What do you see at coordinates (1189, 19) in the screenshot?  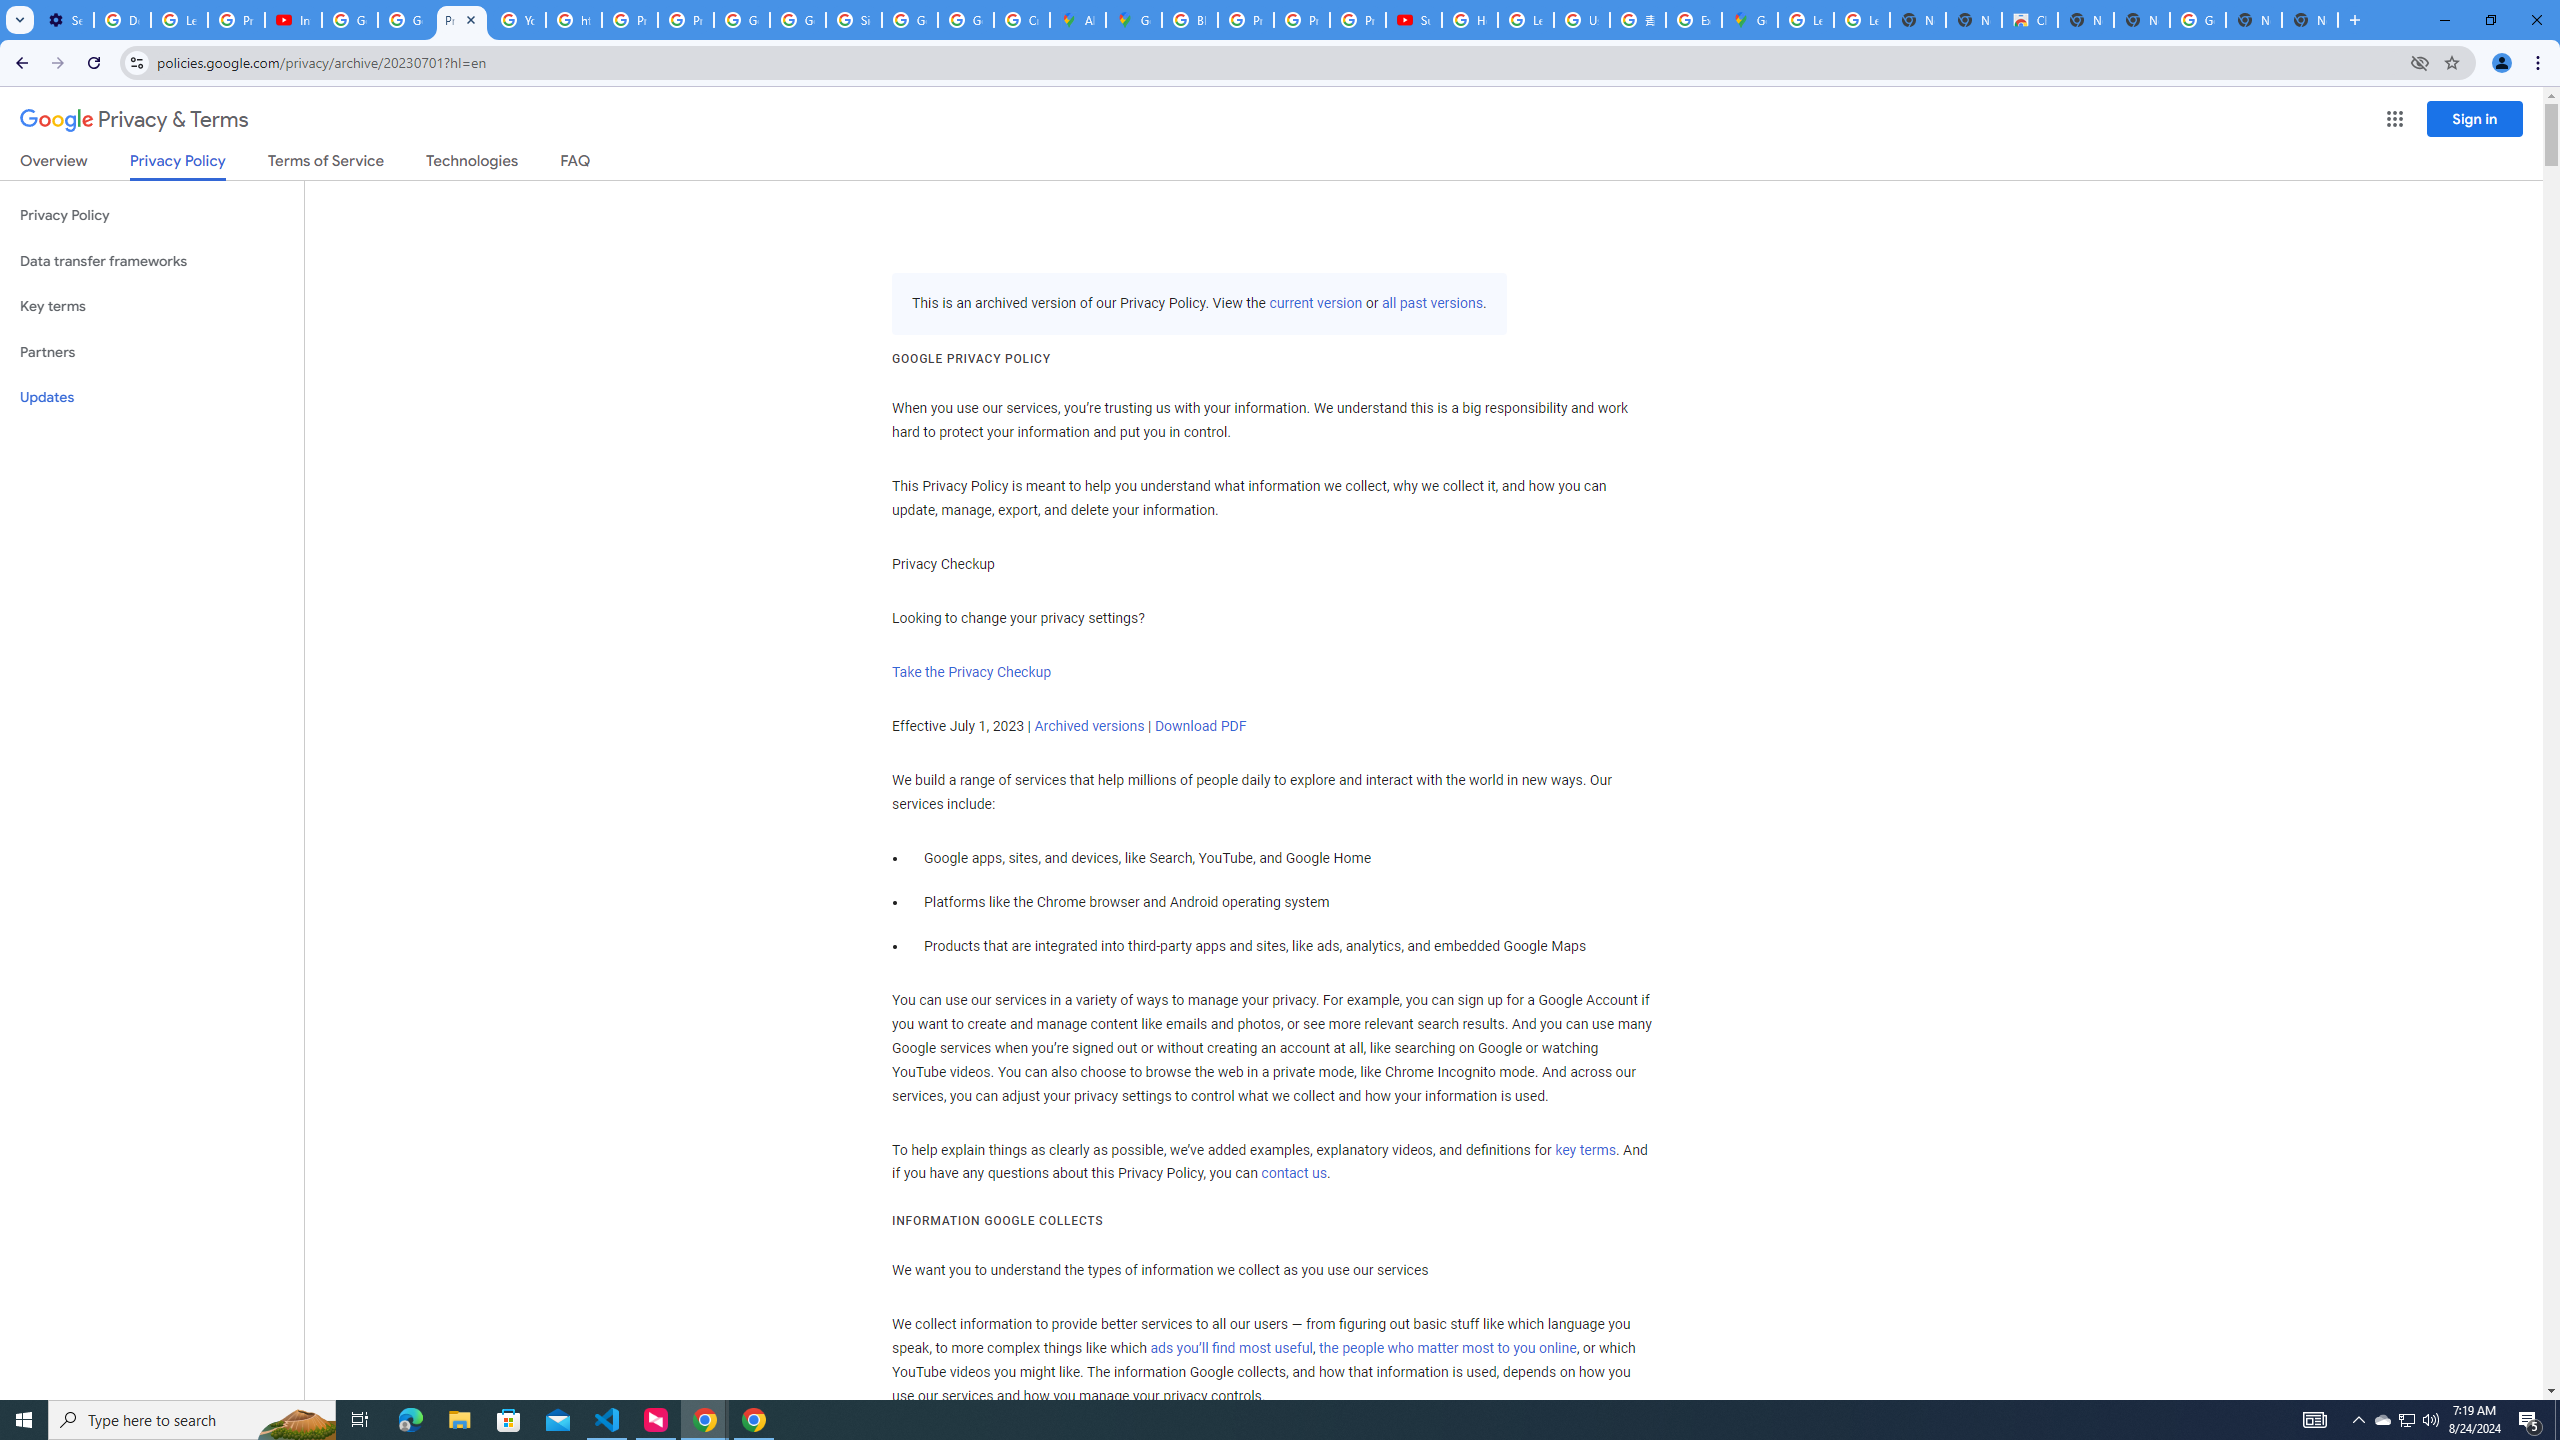 I see `'Blogger Policies and Guidelines - Transparency Center'` at bounding box center [1189, 19].